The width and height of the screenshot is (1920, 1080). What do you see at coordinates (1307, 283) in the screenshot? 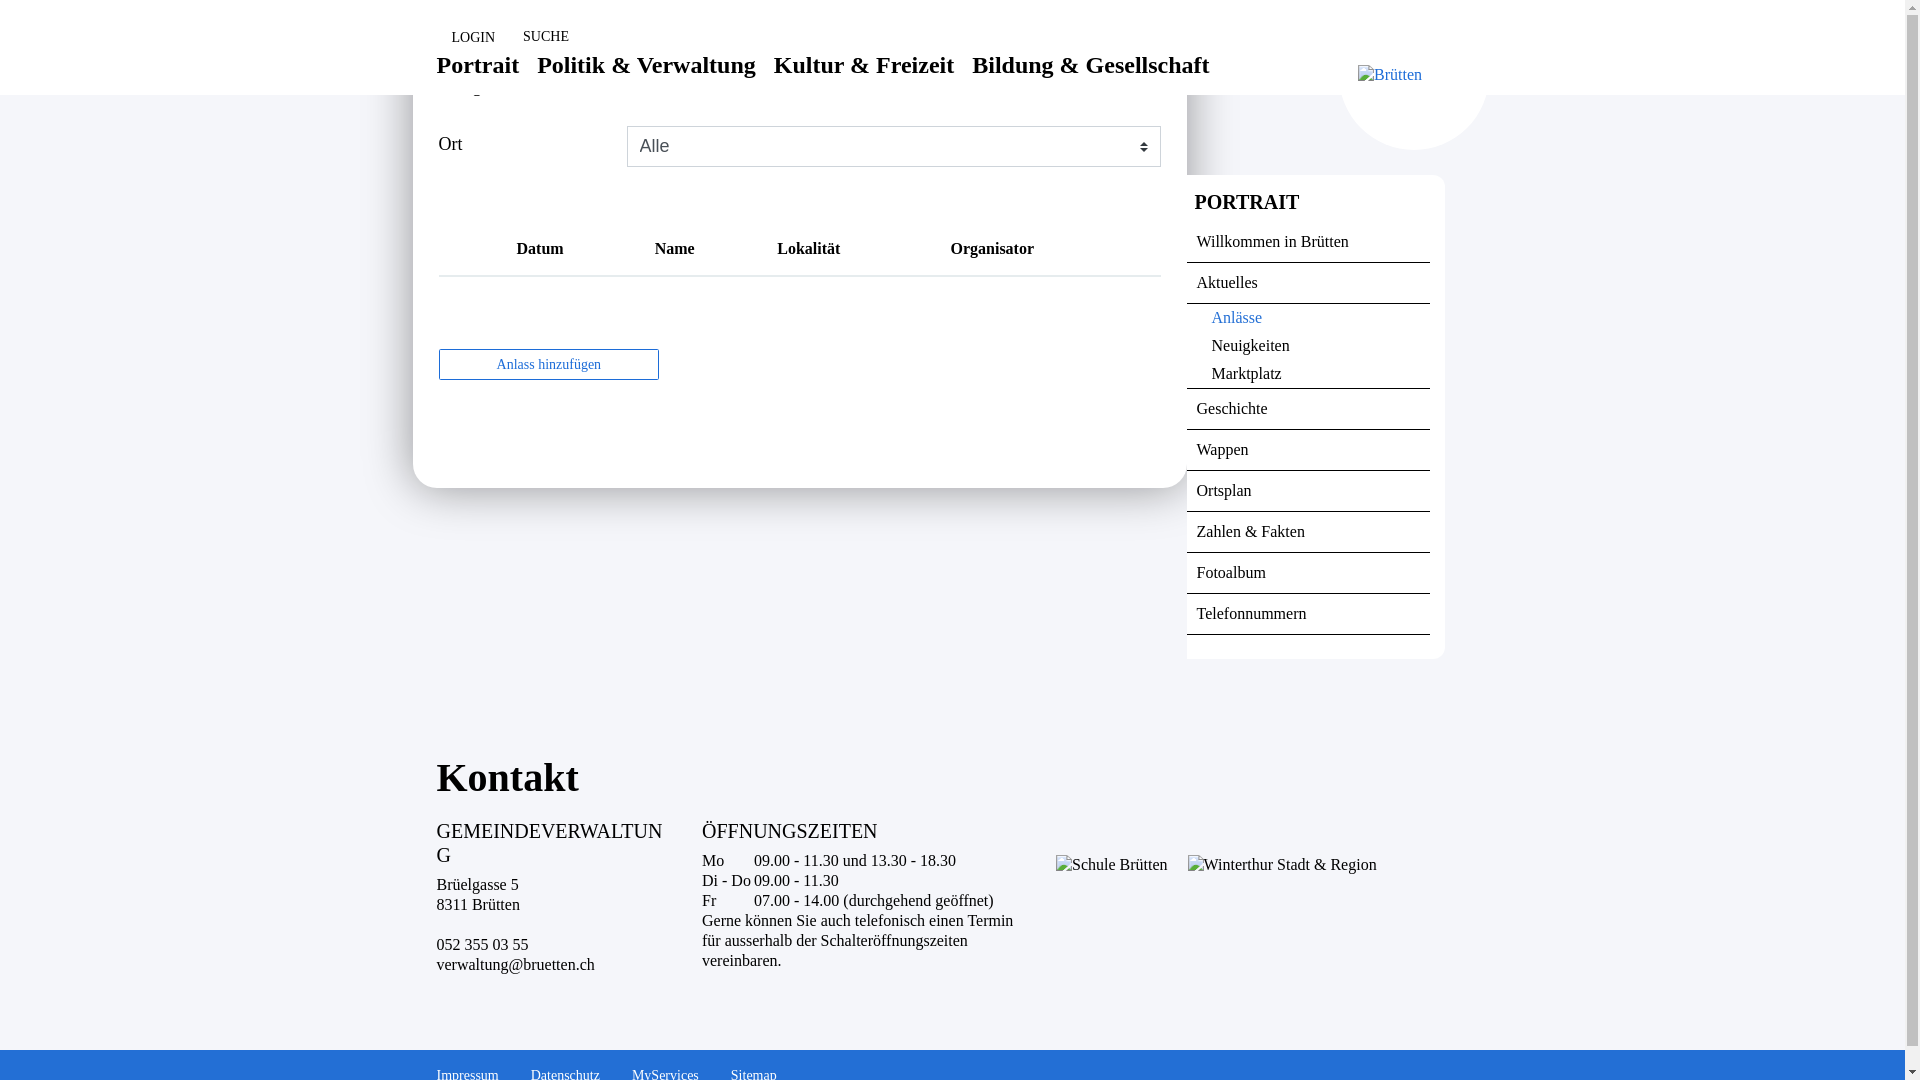
I see `'Aktuelles'` at bounding box center [1307, 283].